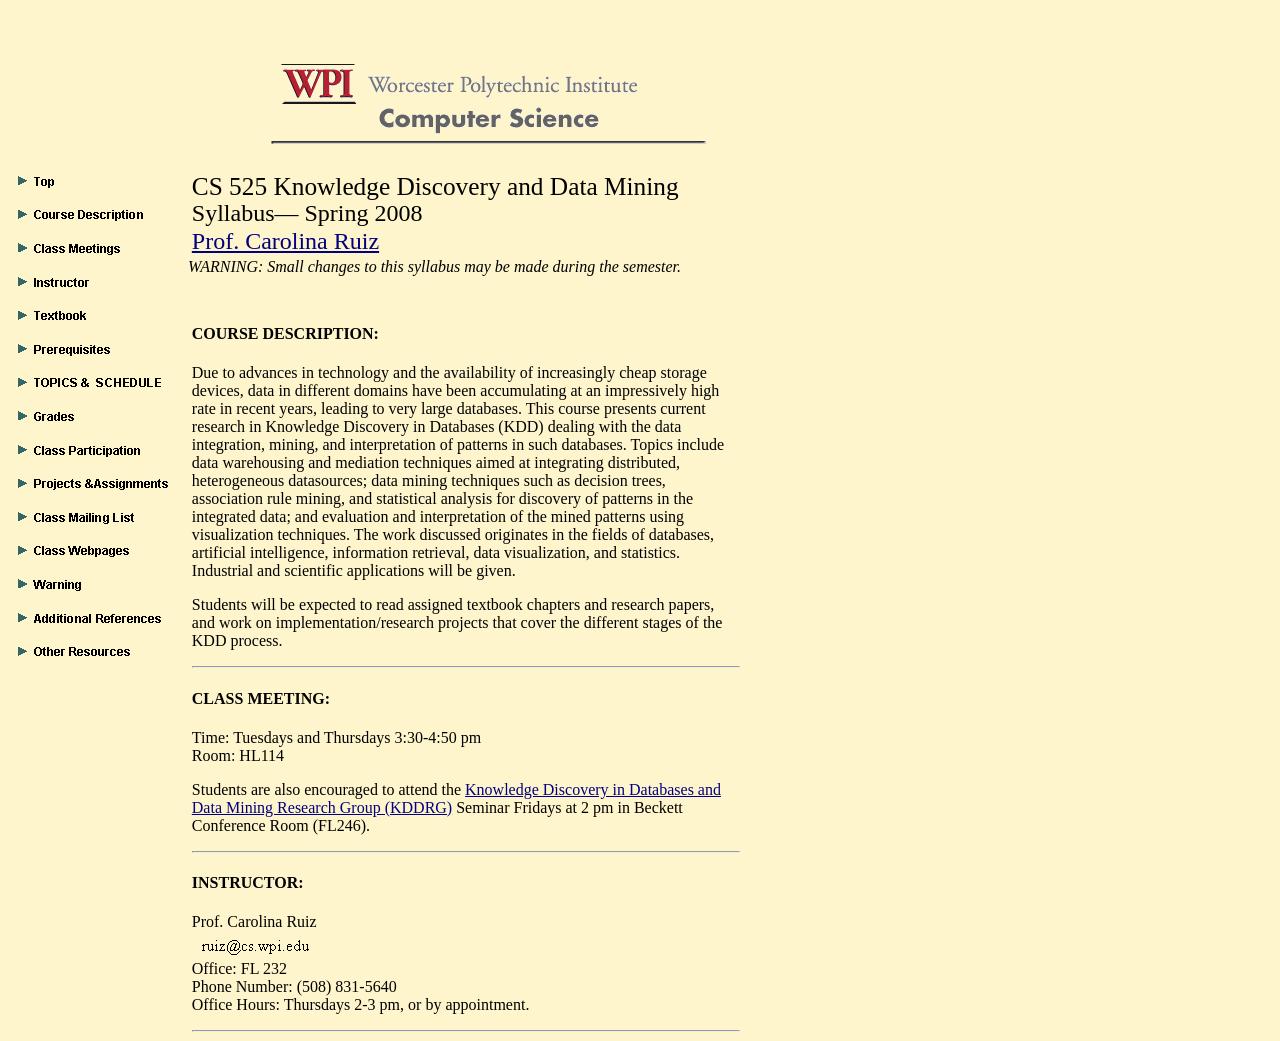 The height and width of the screenshot is (1041, 1280). I want to click on 'Due to advances in technology and the availability of increasingly
cheap storage devices, data in different domains have been accumulating
at an impressively high rate in recent years, leading to very large
databases. This course presents current research in Knowledge Discovery
in Databases (KDD) dealing with the data integration, mining, and
interpretation of patterns in such databases. Topics include data
warehousing and mediation techniques aimed at integrating distributed,
heterogeneous datasources; data mining techniques such as 
decision trees, association rule mining, and statistical
analysis for discovery of patterns in the integrated data; and
evaluation and interpretation of the mined patterns using visualization
techniques. The work discussed originates in the fields of databases,
artificial intelligence, information retrieval, data visualization,
and statistics. Industrial and scientific applications will be given.', so click(456, 470).